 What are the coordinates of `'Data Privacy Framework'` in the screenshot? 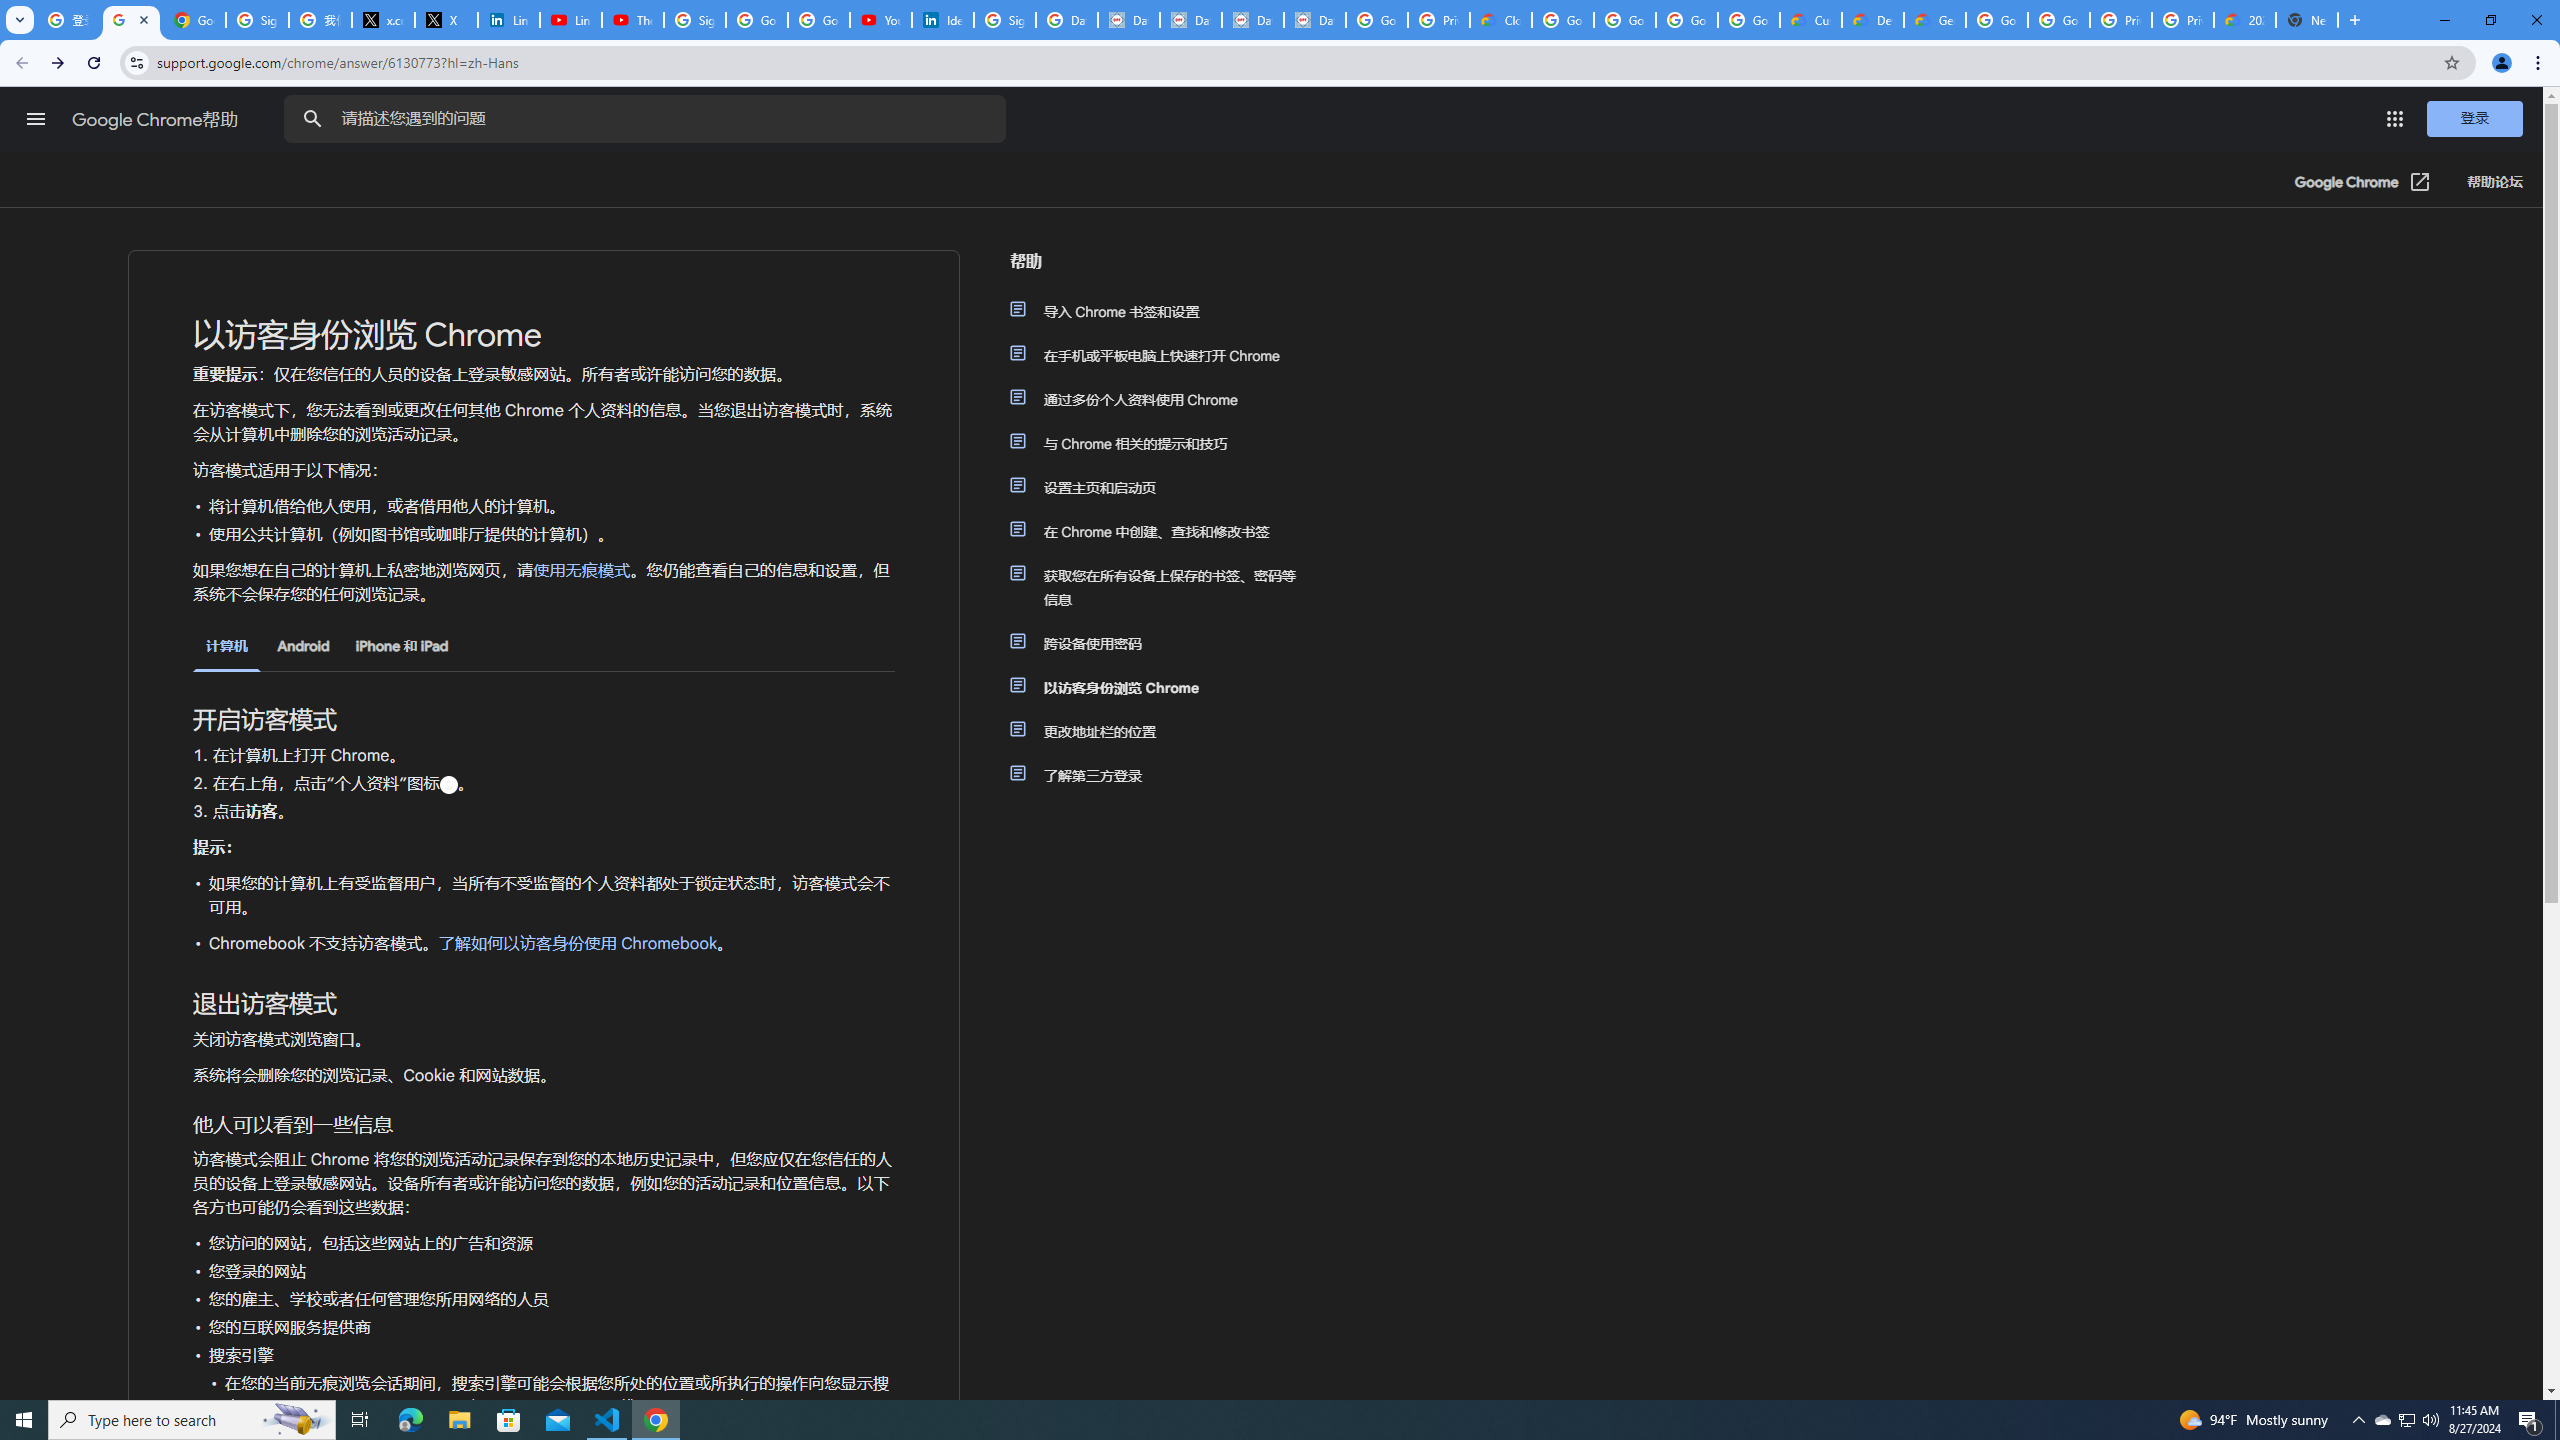 It's located at (1128, 19).